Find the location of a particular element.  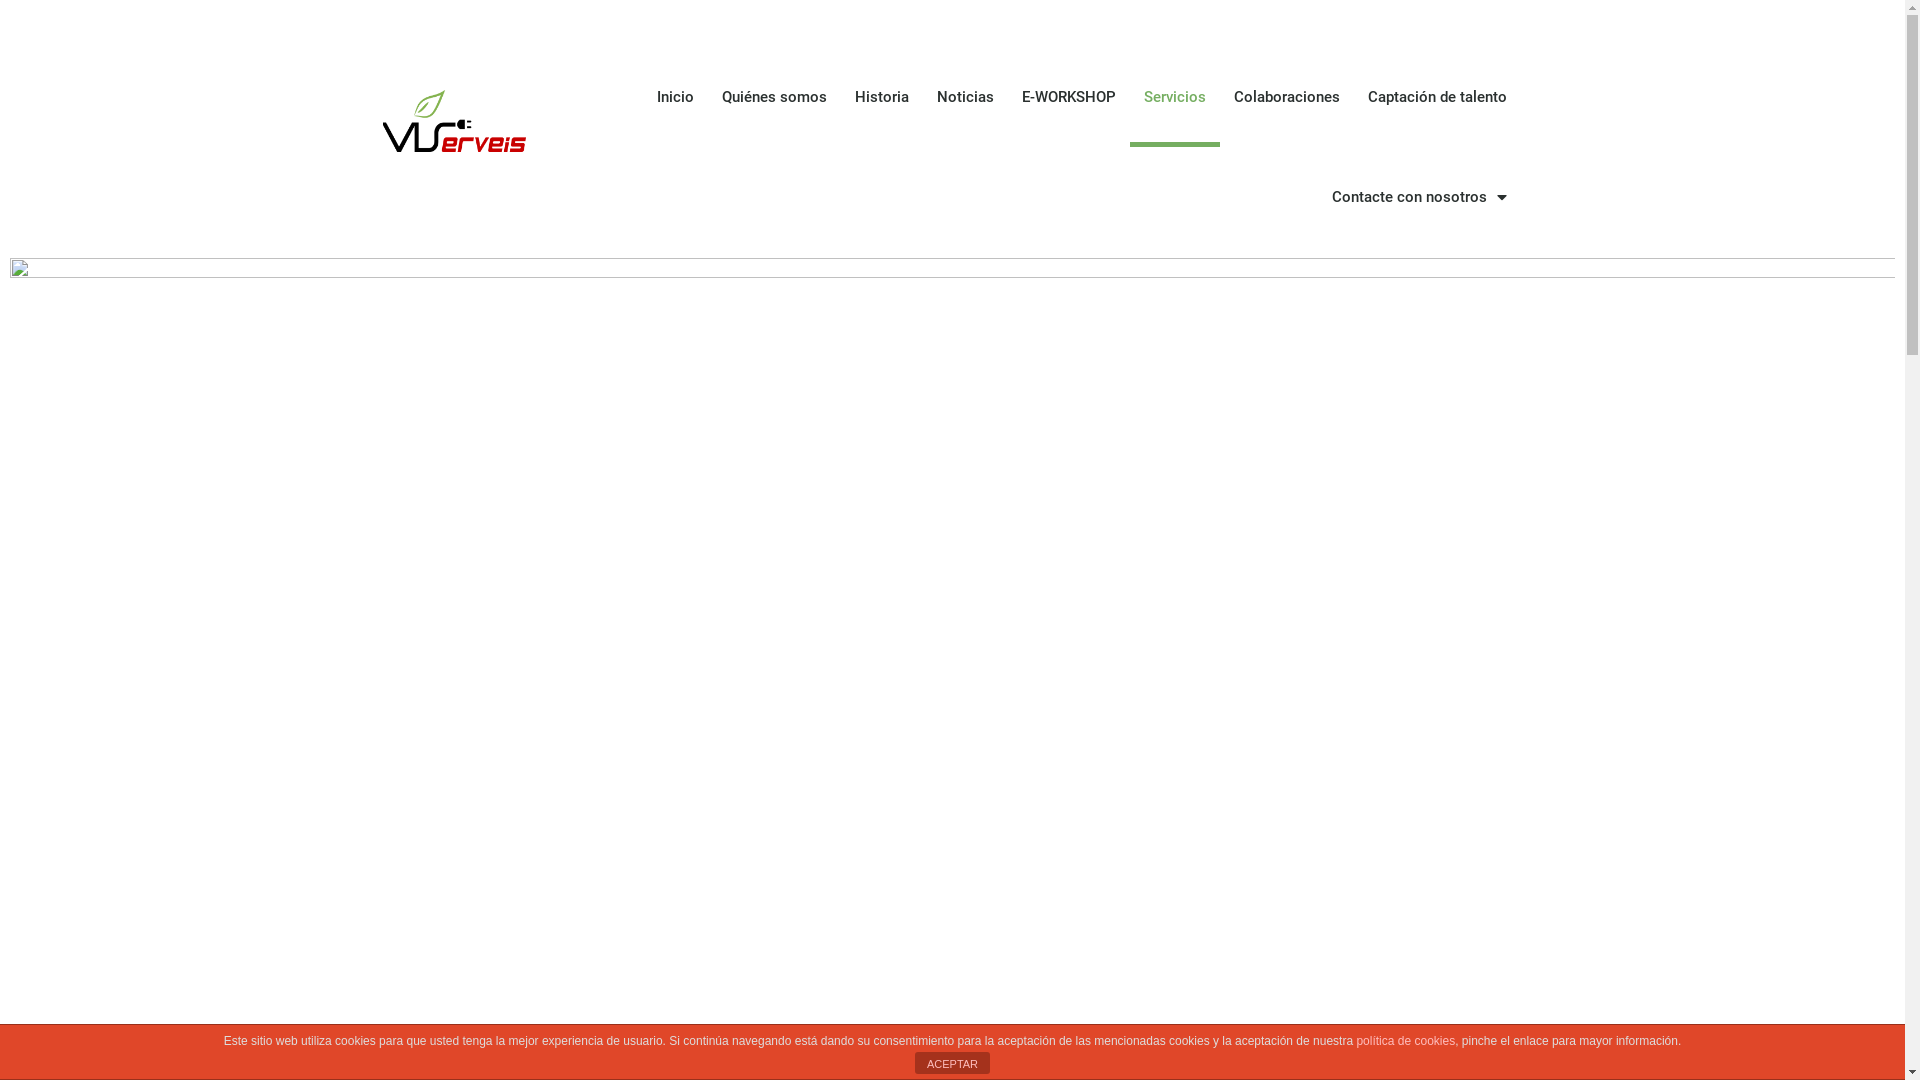

'ACEPTAR' is located at coordinates (914, 1062).